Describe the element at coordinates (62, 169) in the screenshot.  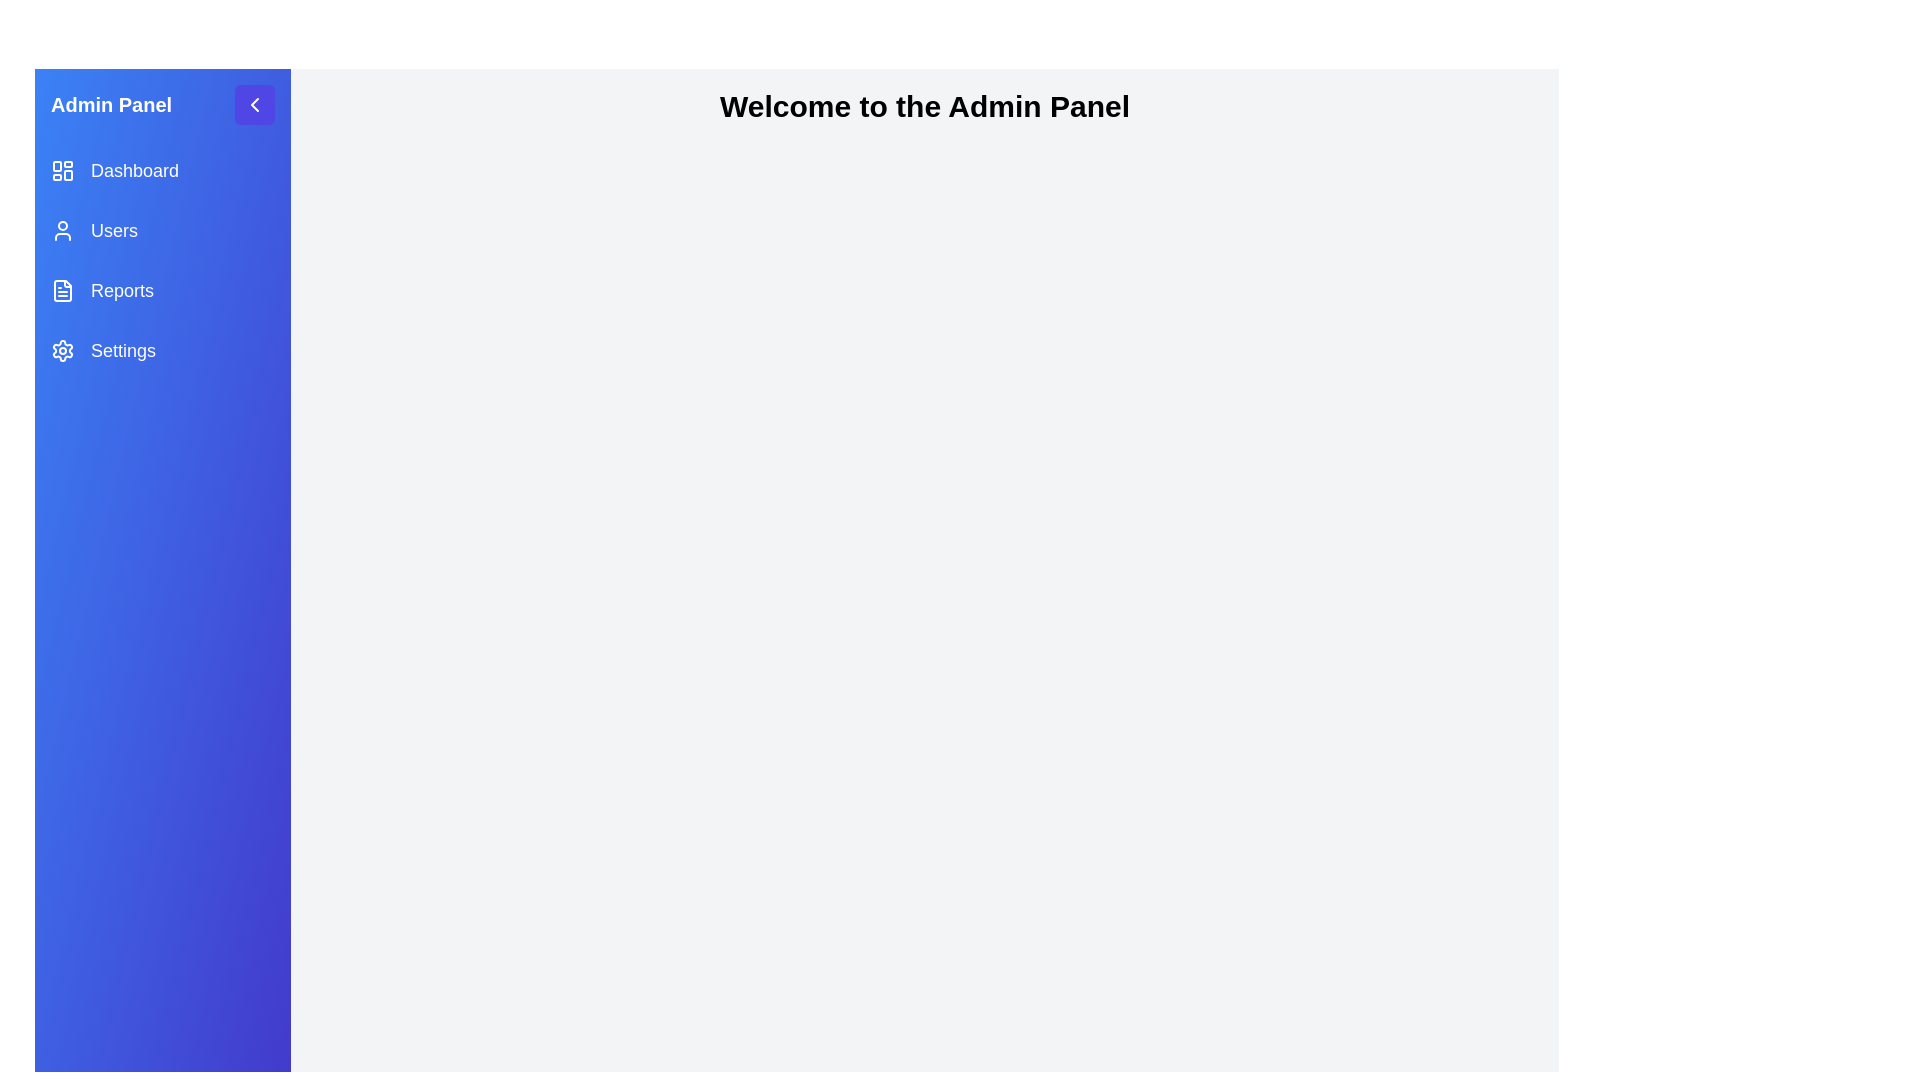
I see `the 'Dashboard' icon located at the top of the vertical navigation sidebar, which is directly to the left of the 'Dashboard' text label` at that location.